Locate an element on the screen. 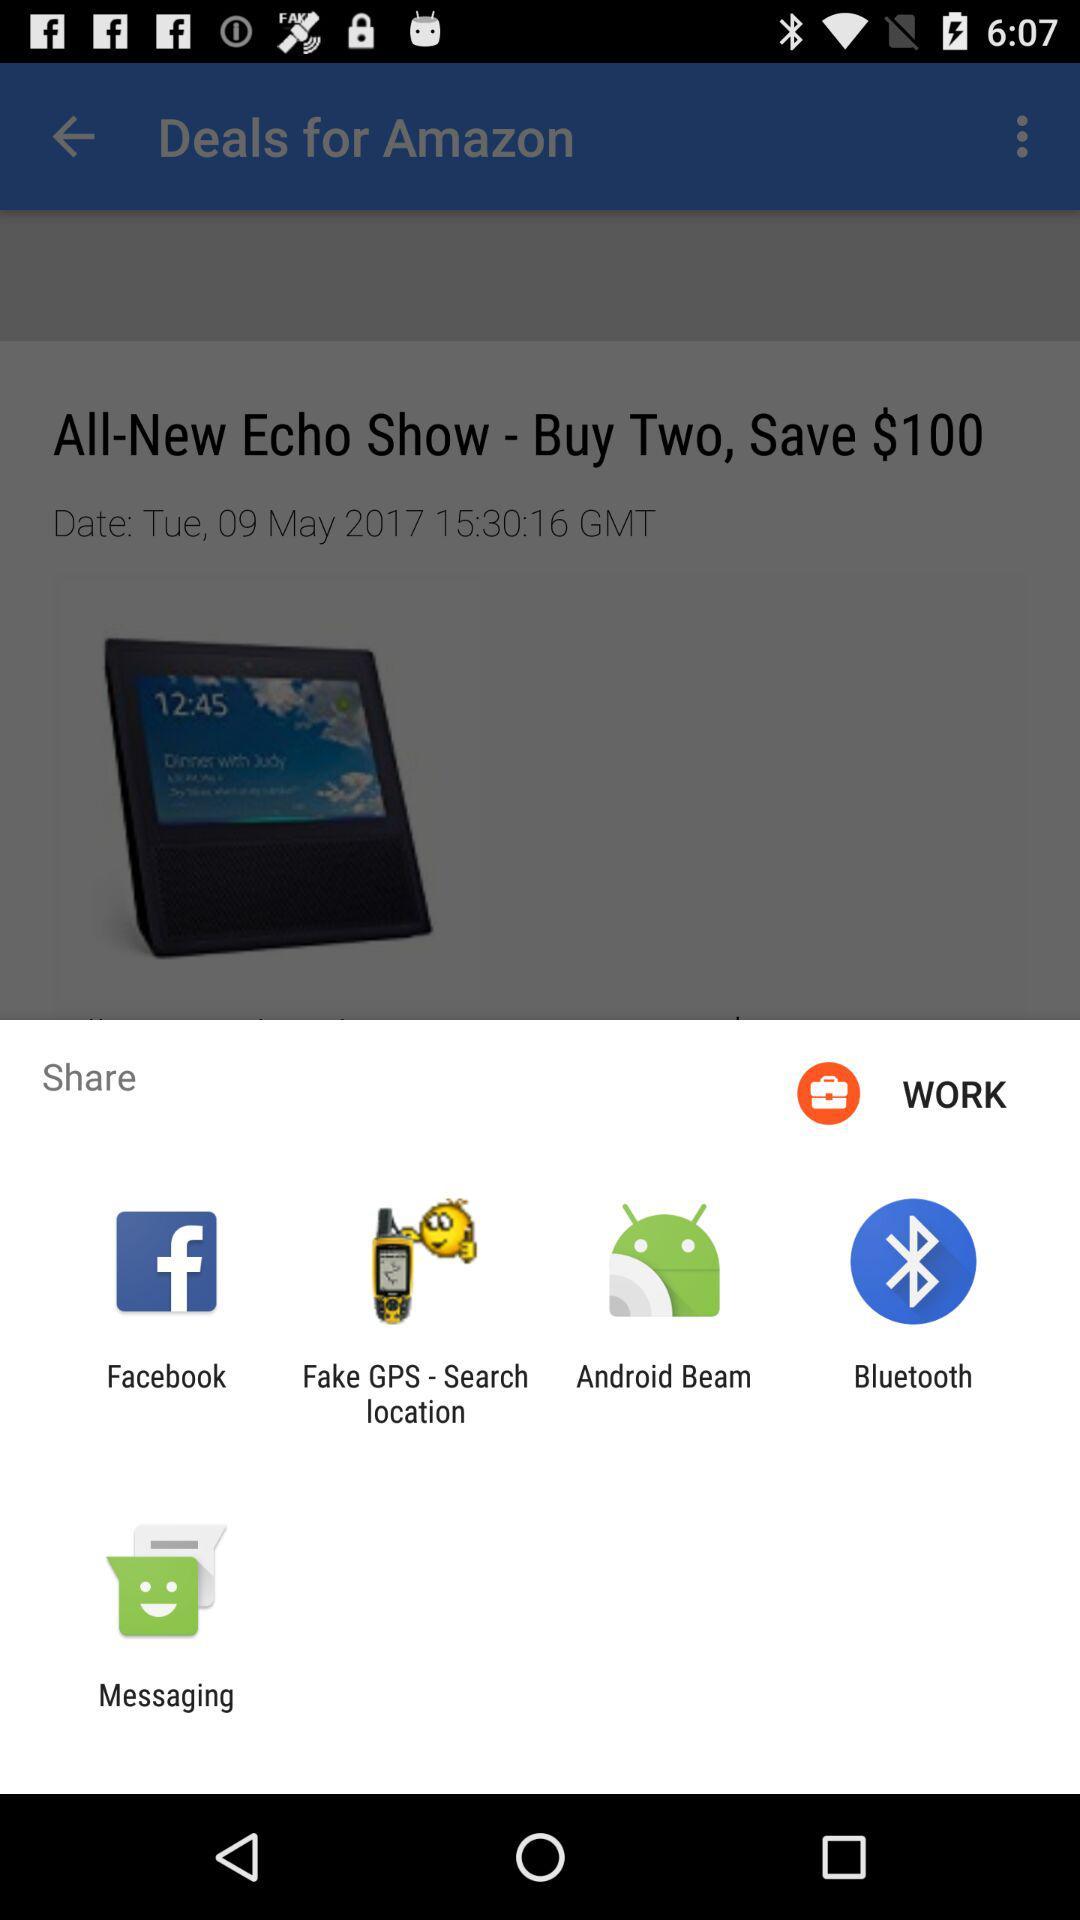  app at the bottom right corner is located at coordinates (913, 1392).